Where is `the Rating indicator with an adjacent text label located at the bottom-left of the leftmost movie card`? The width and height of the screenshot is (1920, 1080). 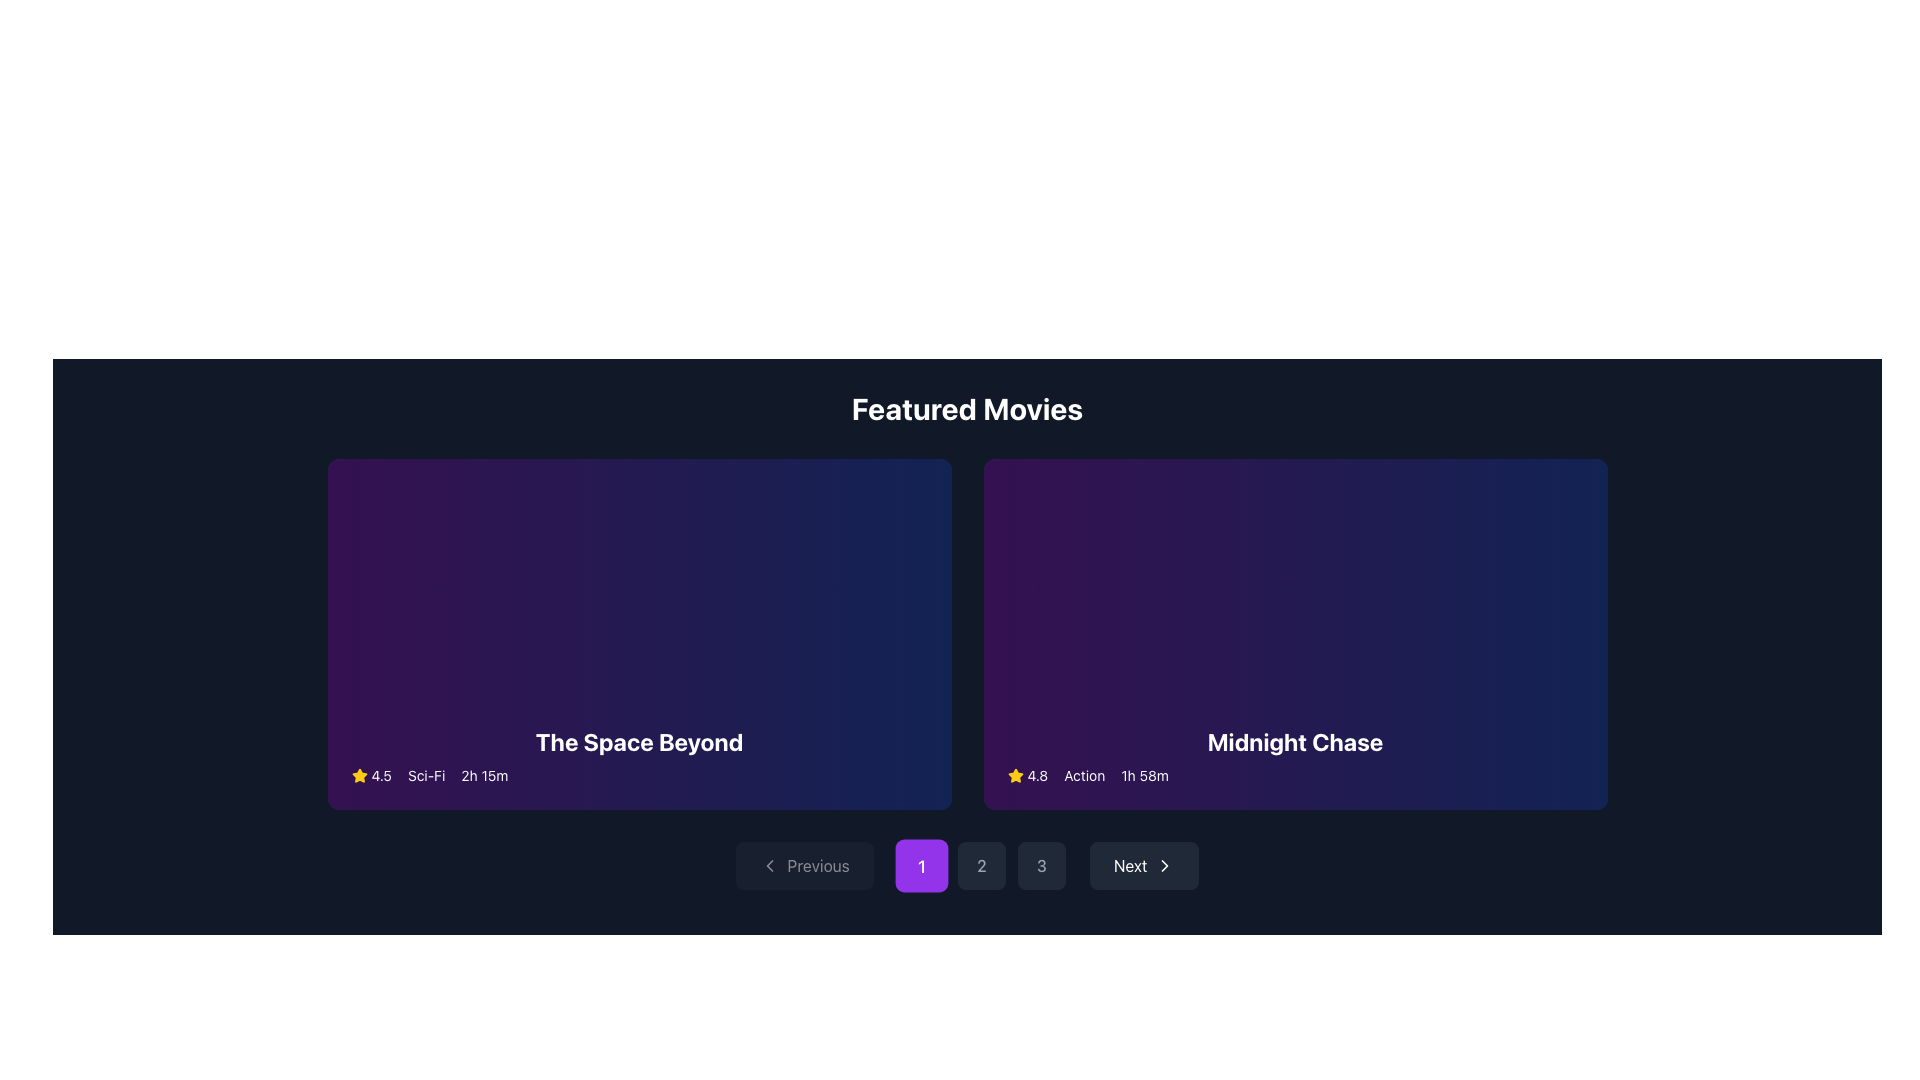
the Rating indicator with an adjacent text label located at the bottom-left of the leftmost movie card is located at coordinates (371, 774).